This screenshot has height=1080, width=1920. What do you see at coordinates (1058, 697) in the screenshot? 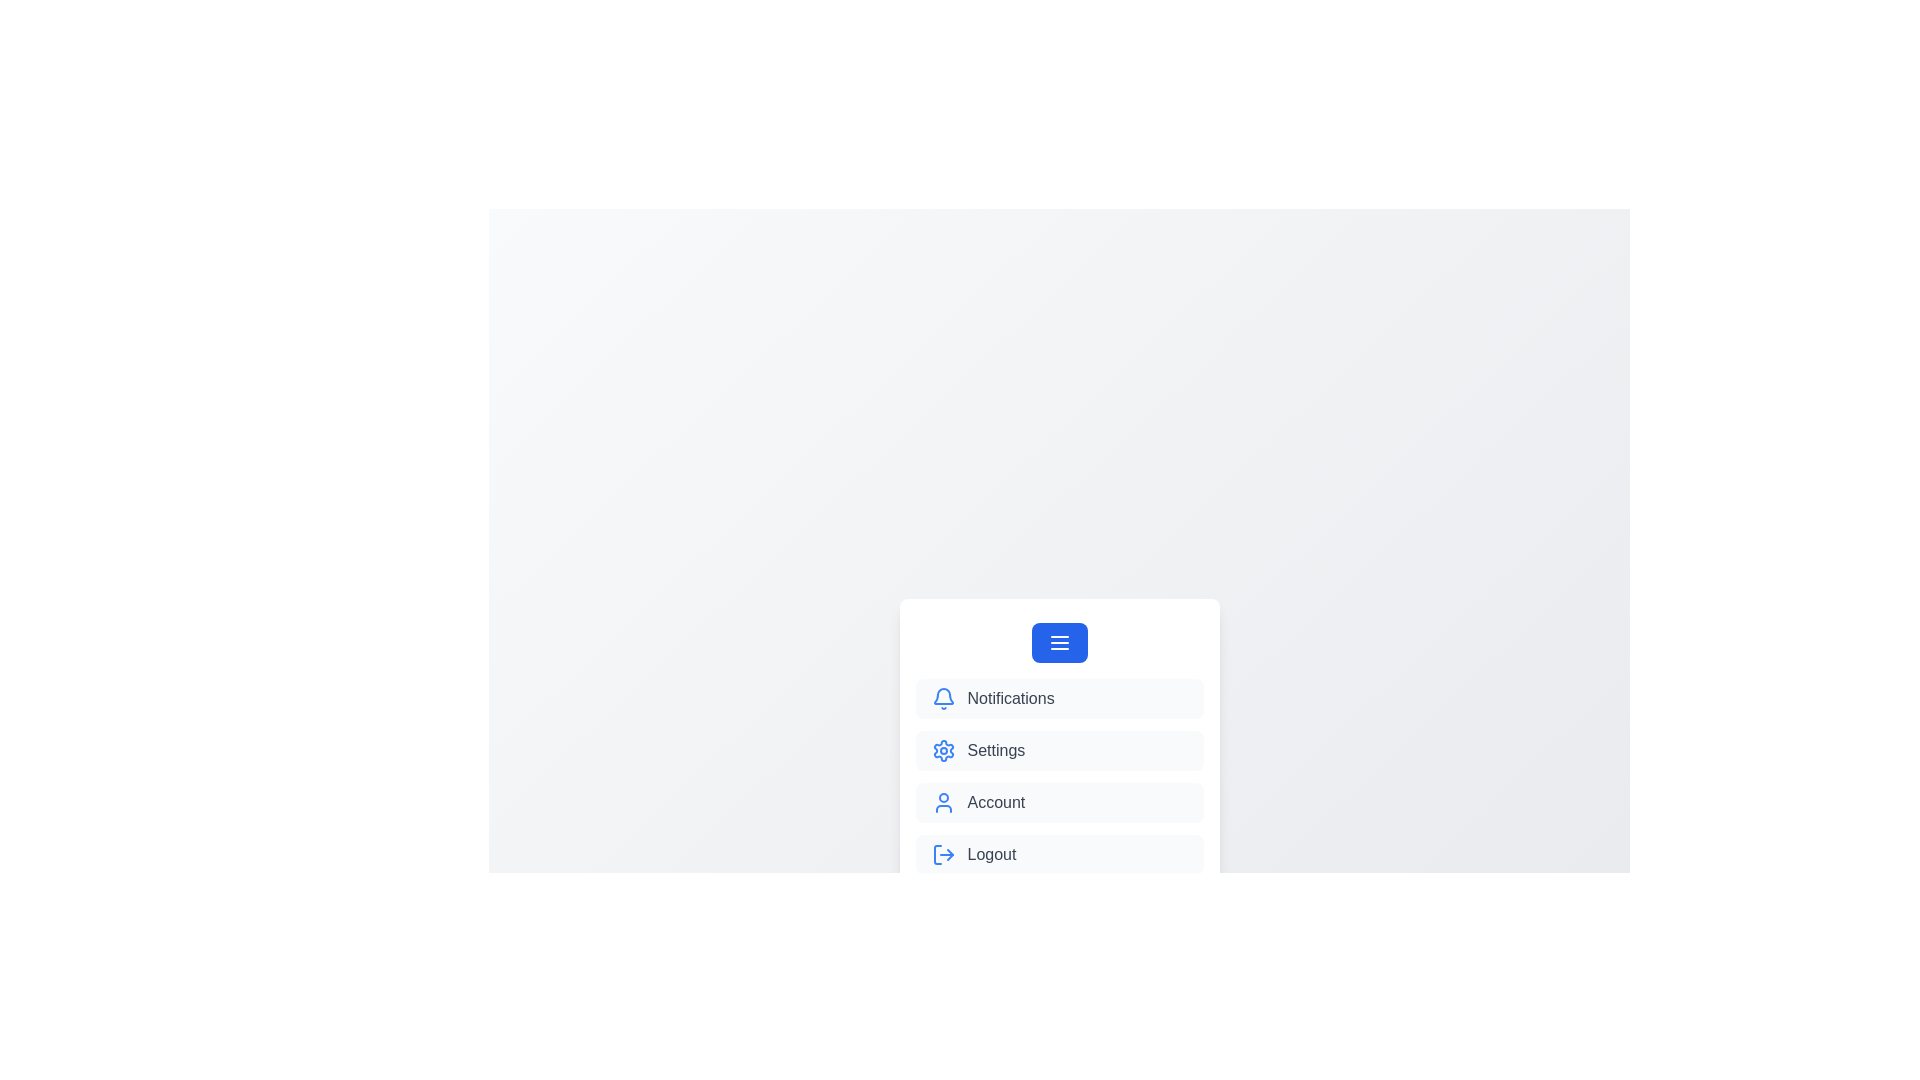
I see `the menu option Notifications by clicking on it` at bounding box center [1058, 697].